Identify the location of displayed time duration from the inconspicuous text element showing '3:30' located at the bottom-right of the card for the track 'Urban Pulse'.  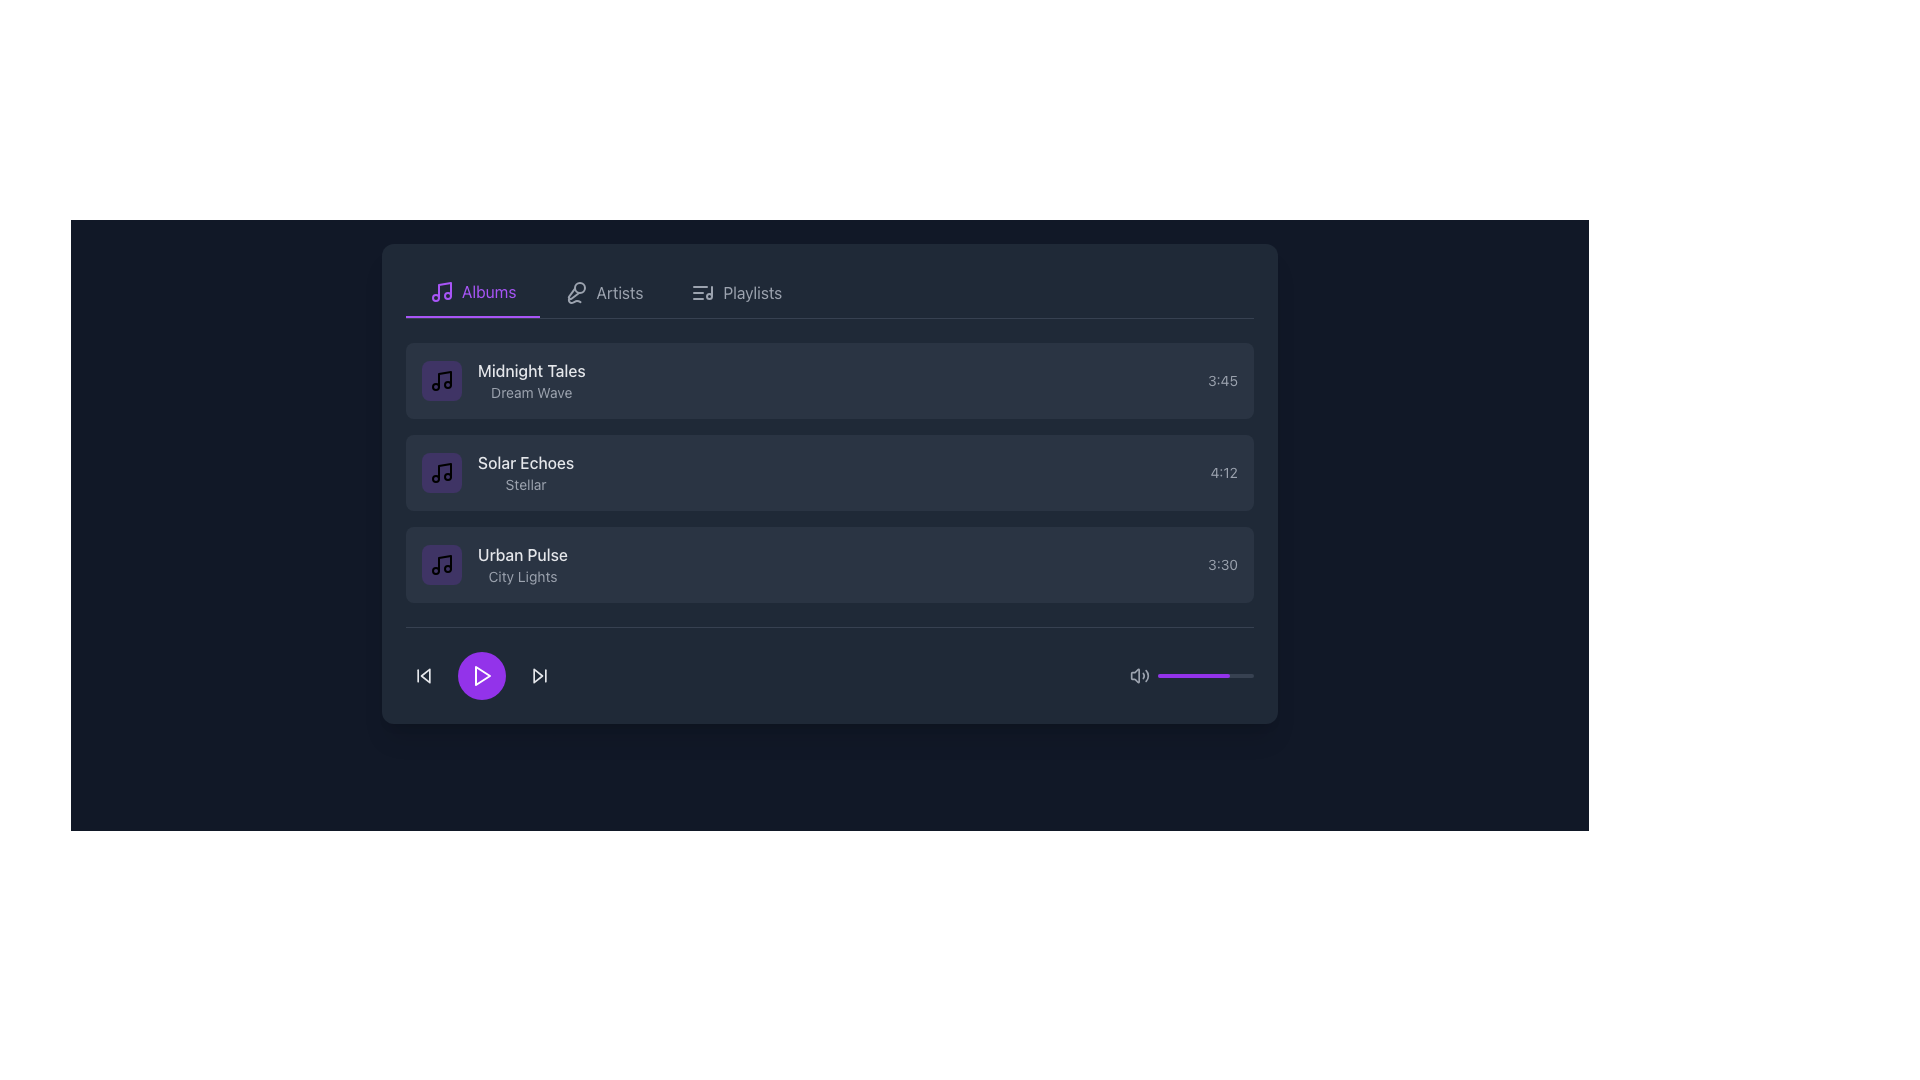
(1222, 564).